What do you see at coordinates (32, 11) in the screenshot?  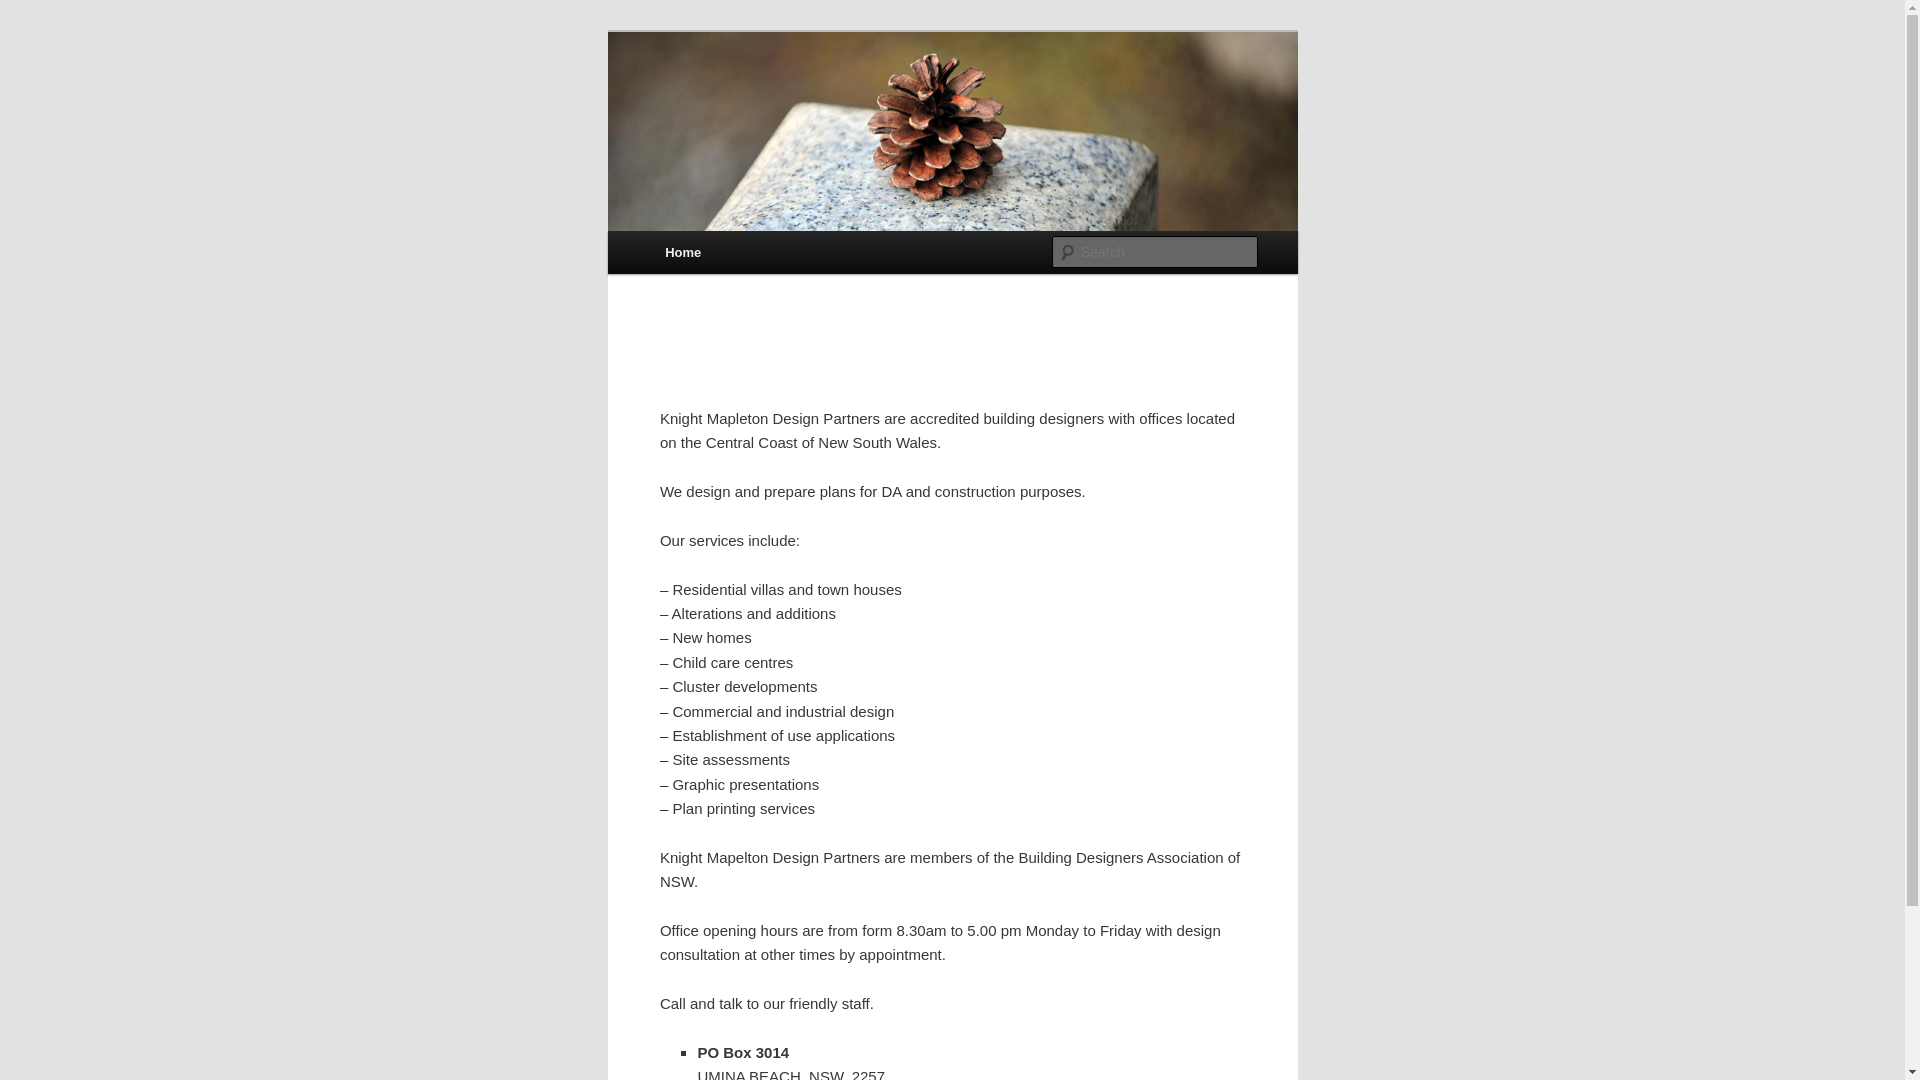 I see `'Search'` at bounding box center [32, 11].